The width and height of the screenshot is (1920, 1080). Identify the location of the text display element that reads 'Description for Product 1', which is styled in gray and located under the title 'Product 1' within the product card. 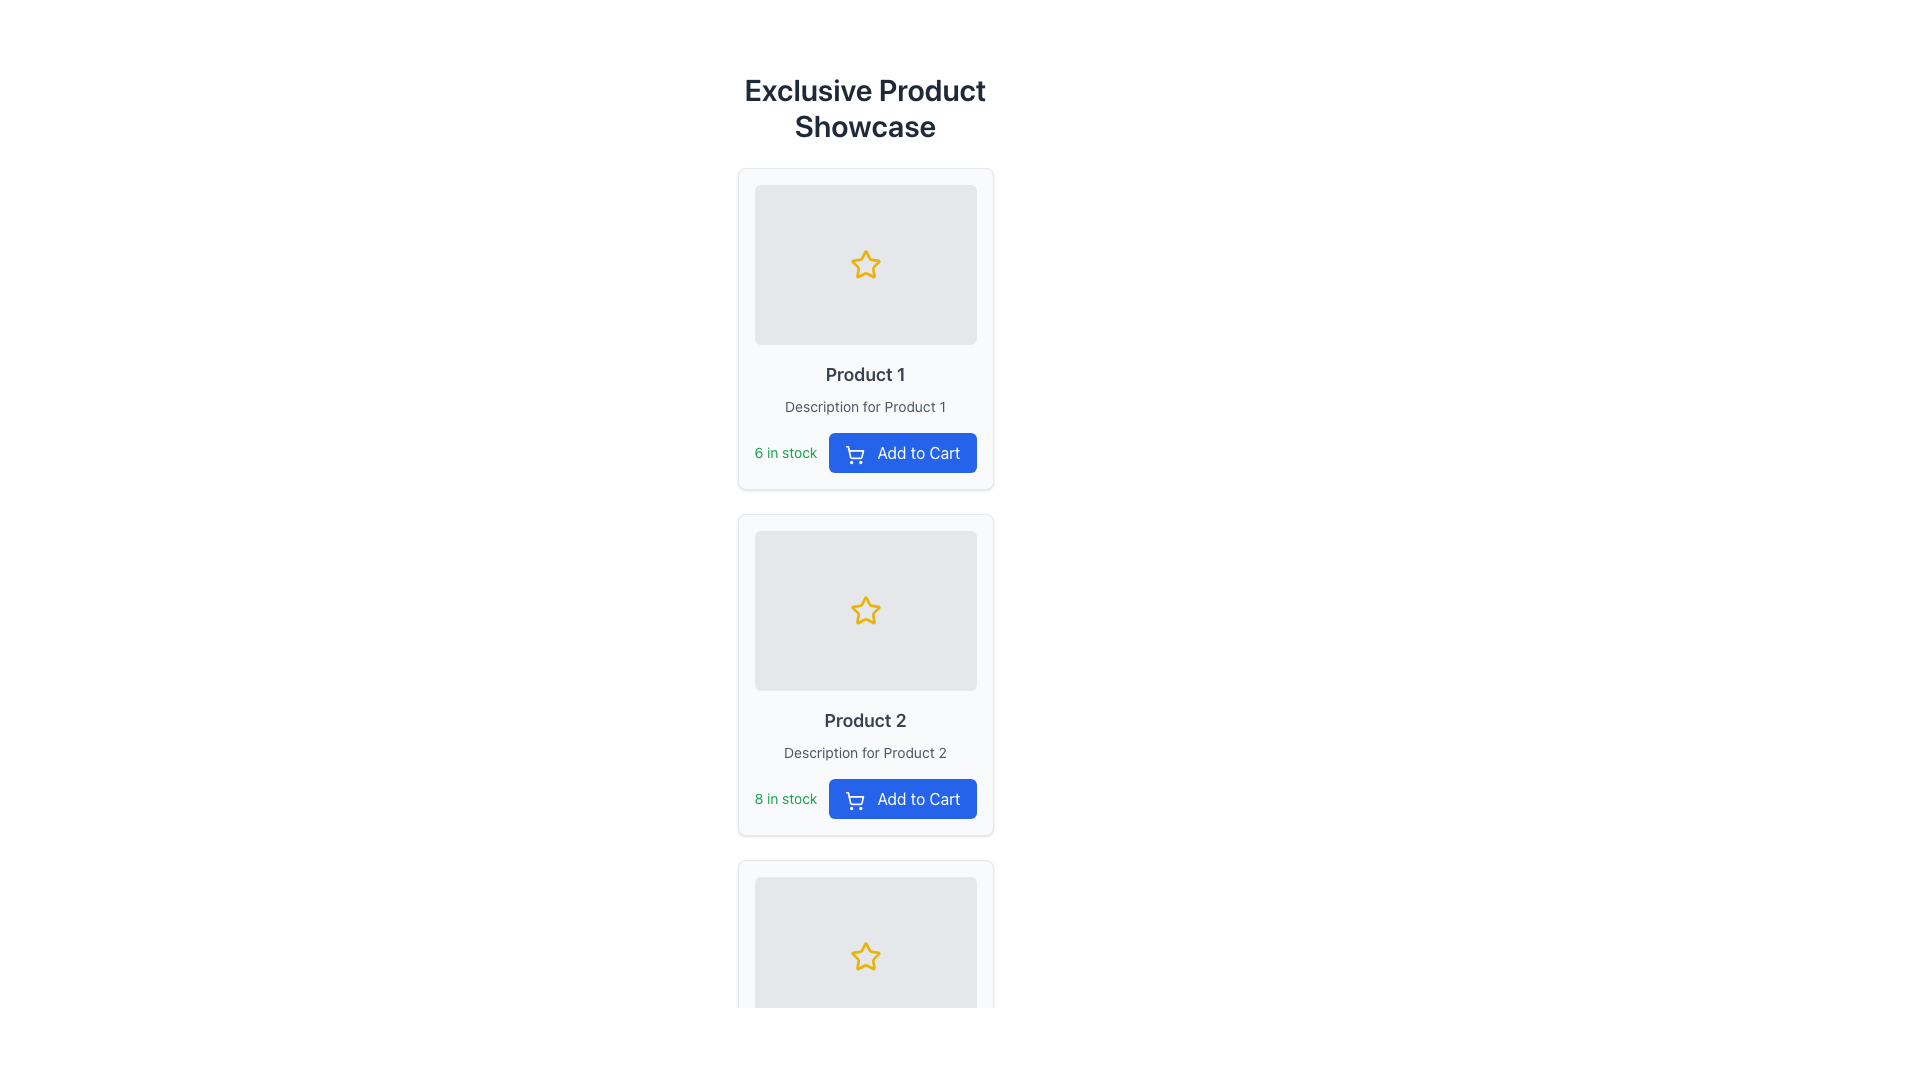
(865, 406).